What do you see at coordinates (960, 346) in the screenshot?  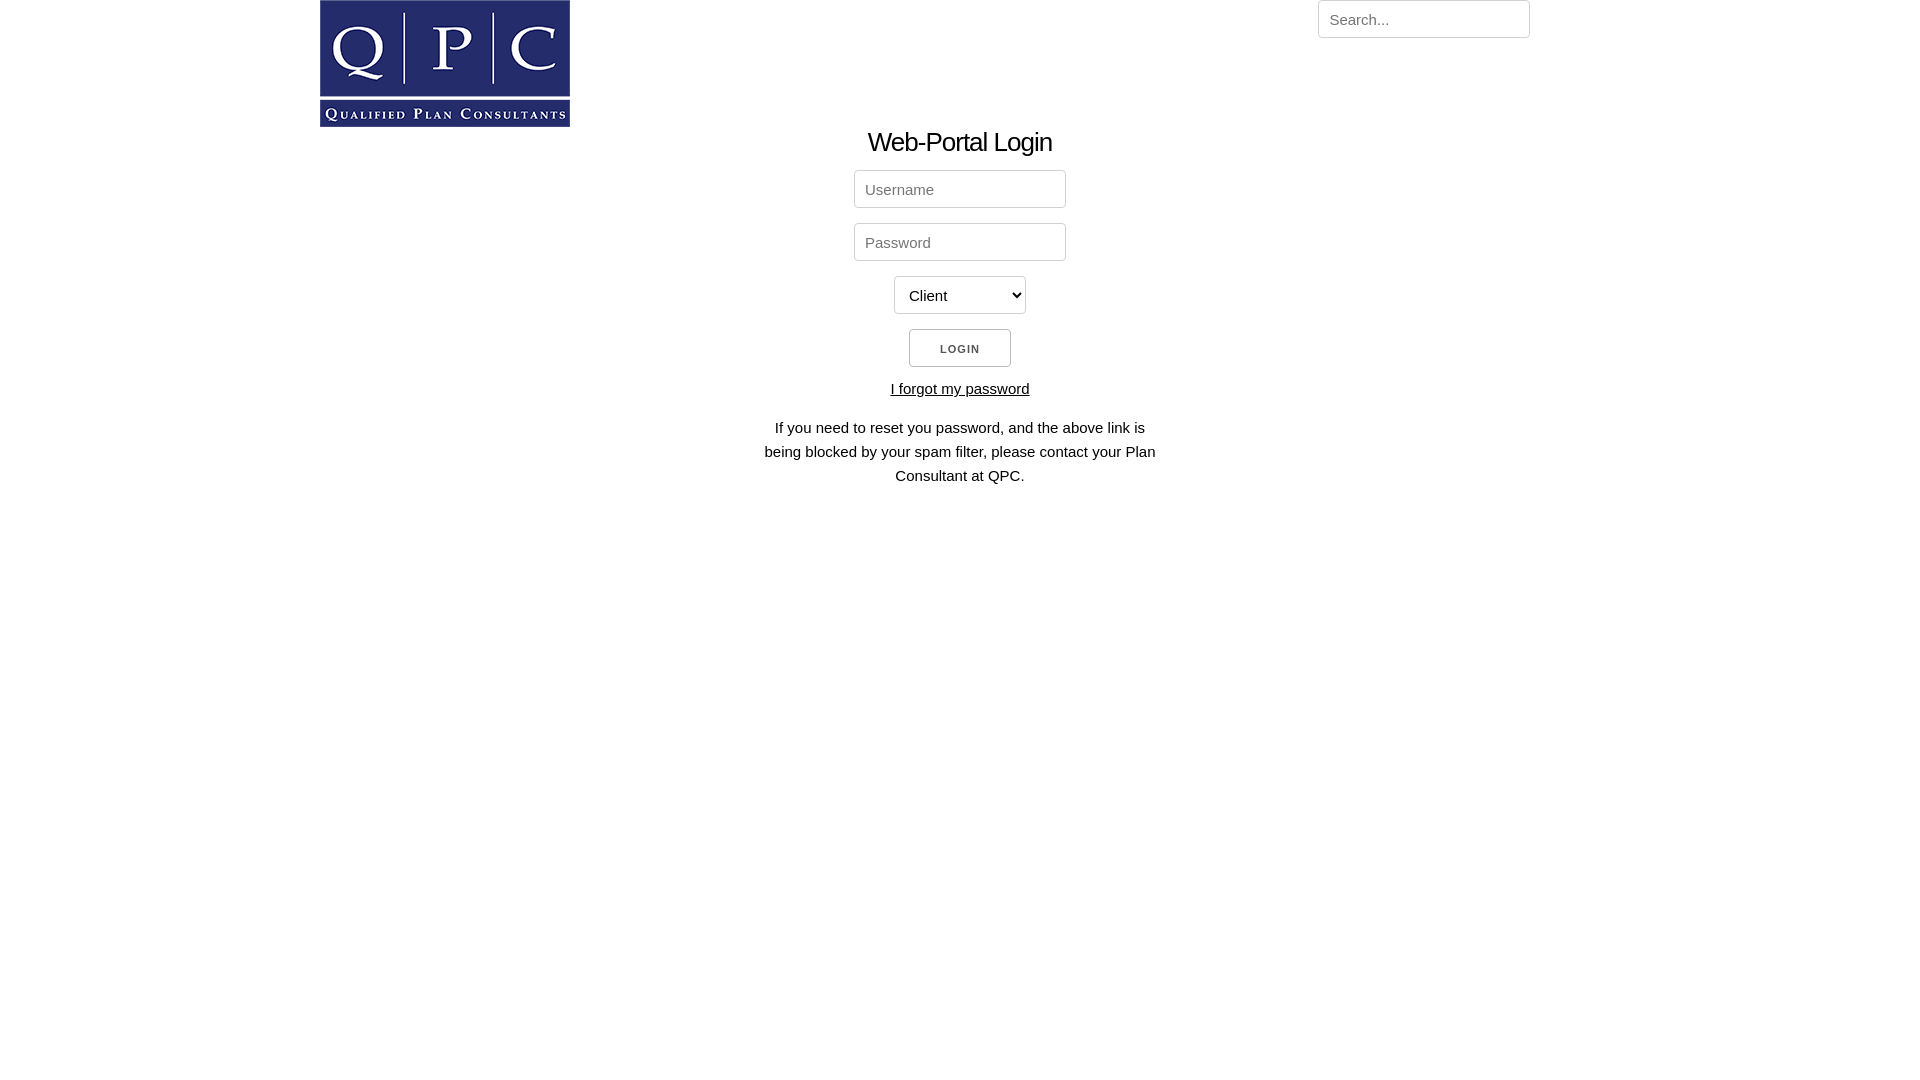 I see `'LOGIN'` at bounding box center [960, 346].